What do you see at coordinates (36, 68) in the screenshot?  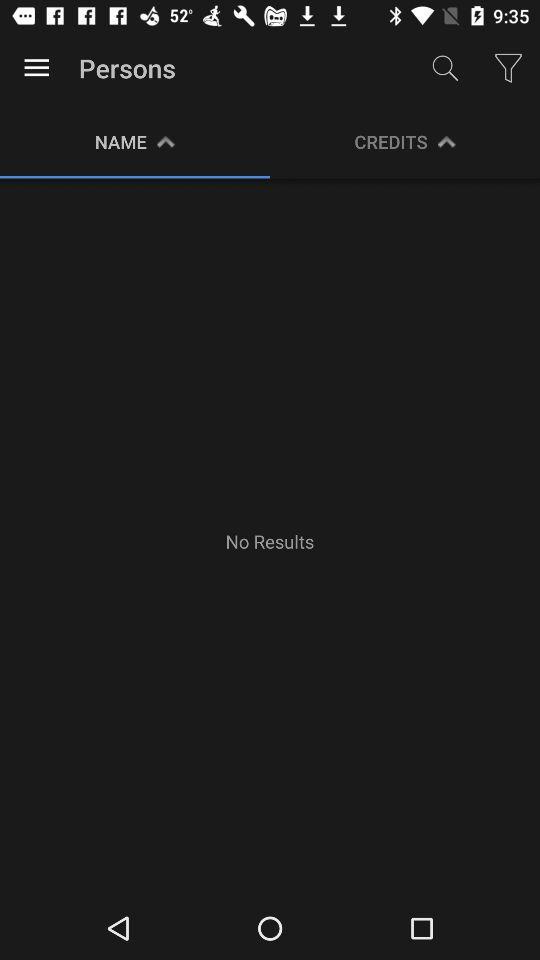 I see `show menu` at bounding box center [36, 68].